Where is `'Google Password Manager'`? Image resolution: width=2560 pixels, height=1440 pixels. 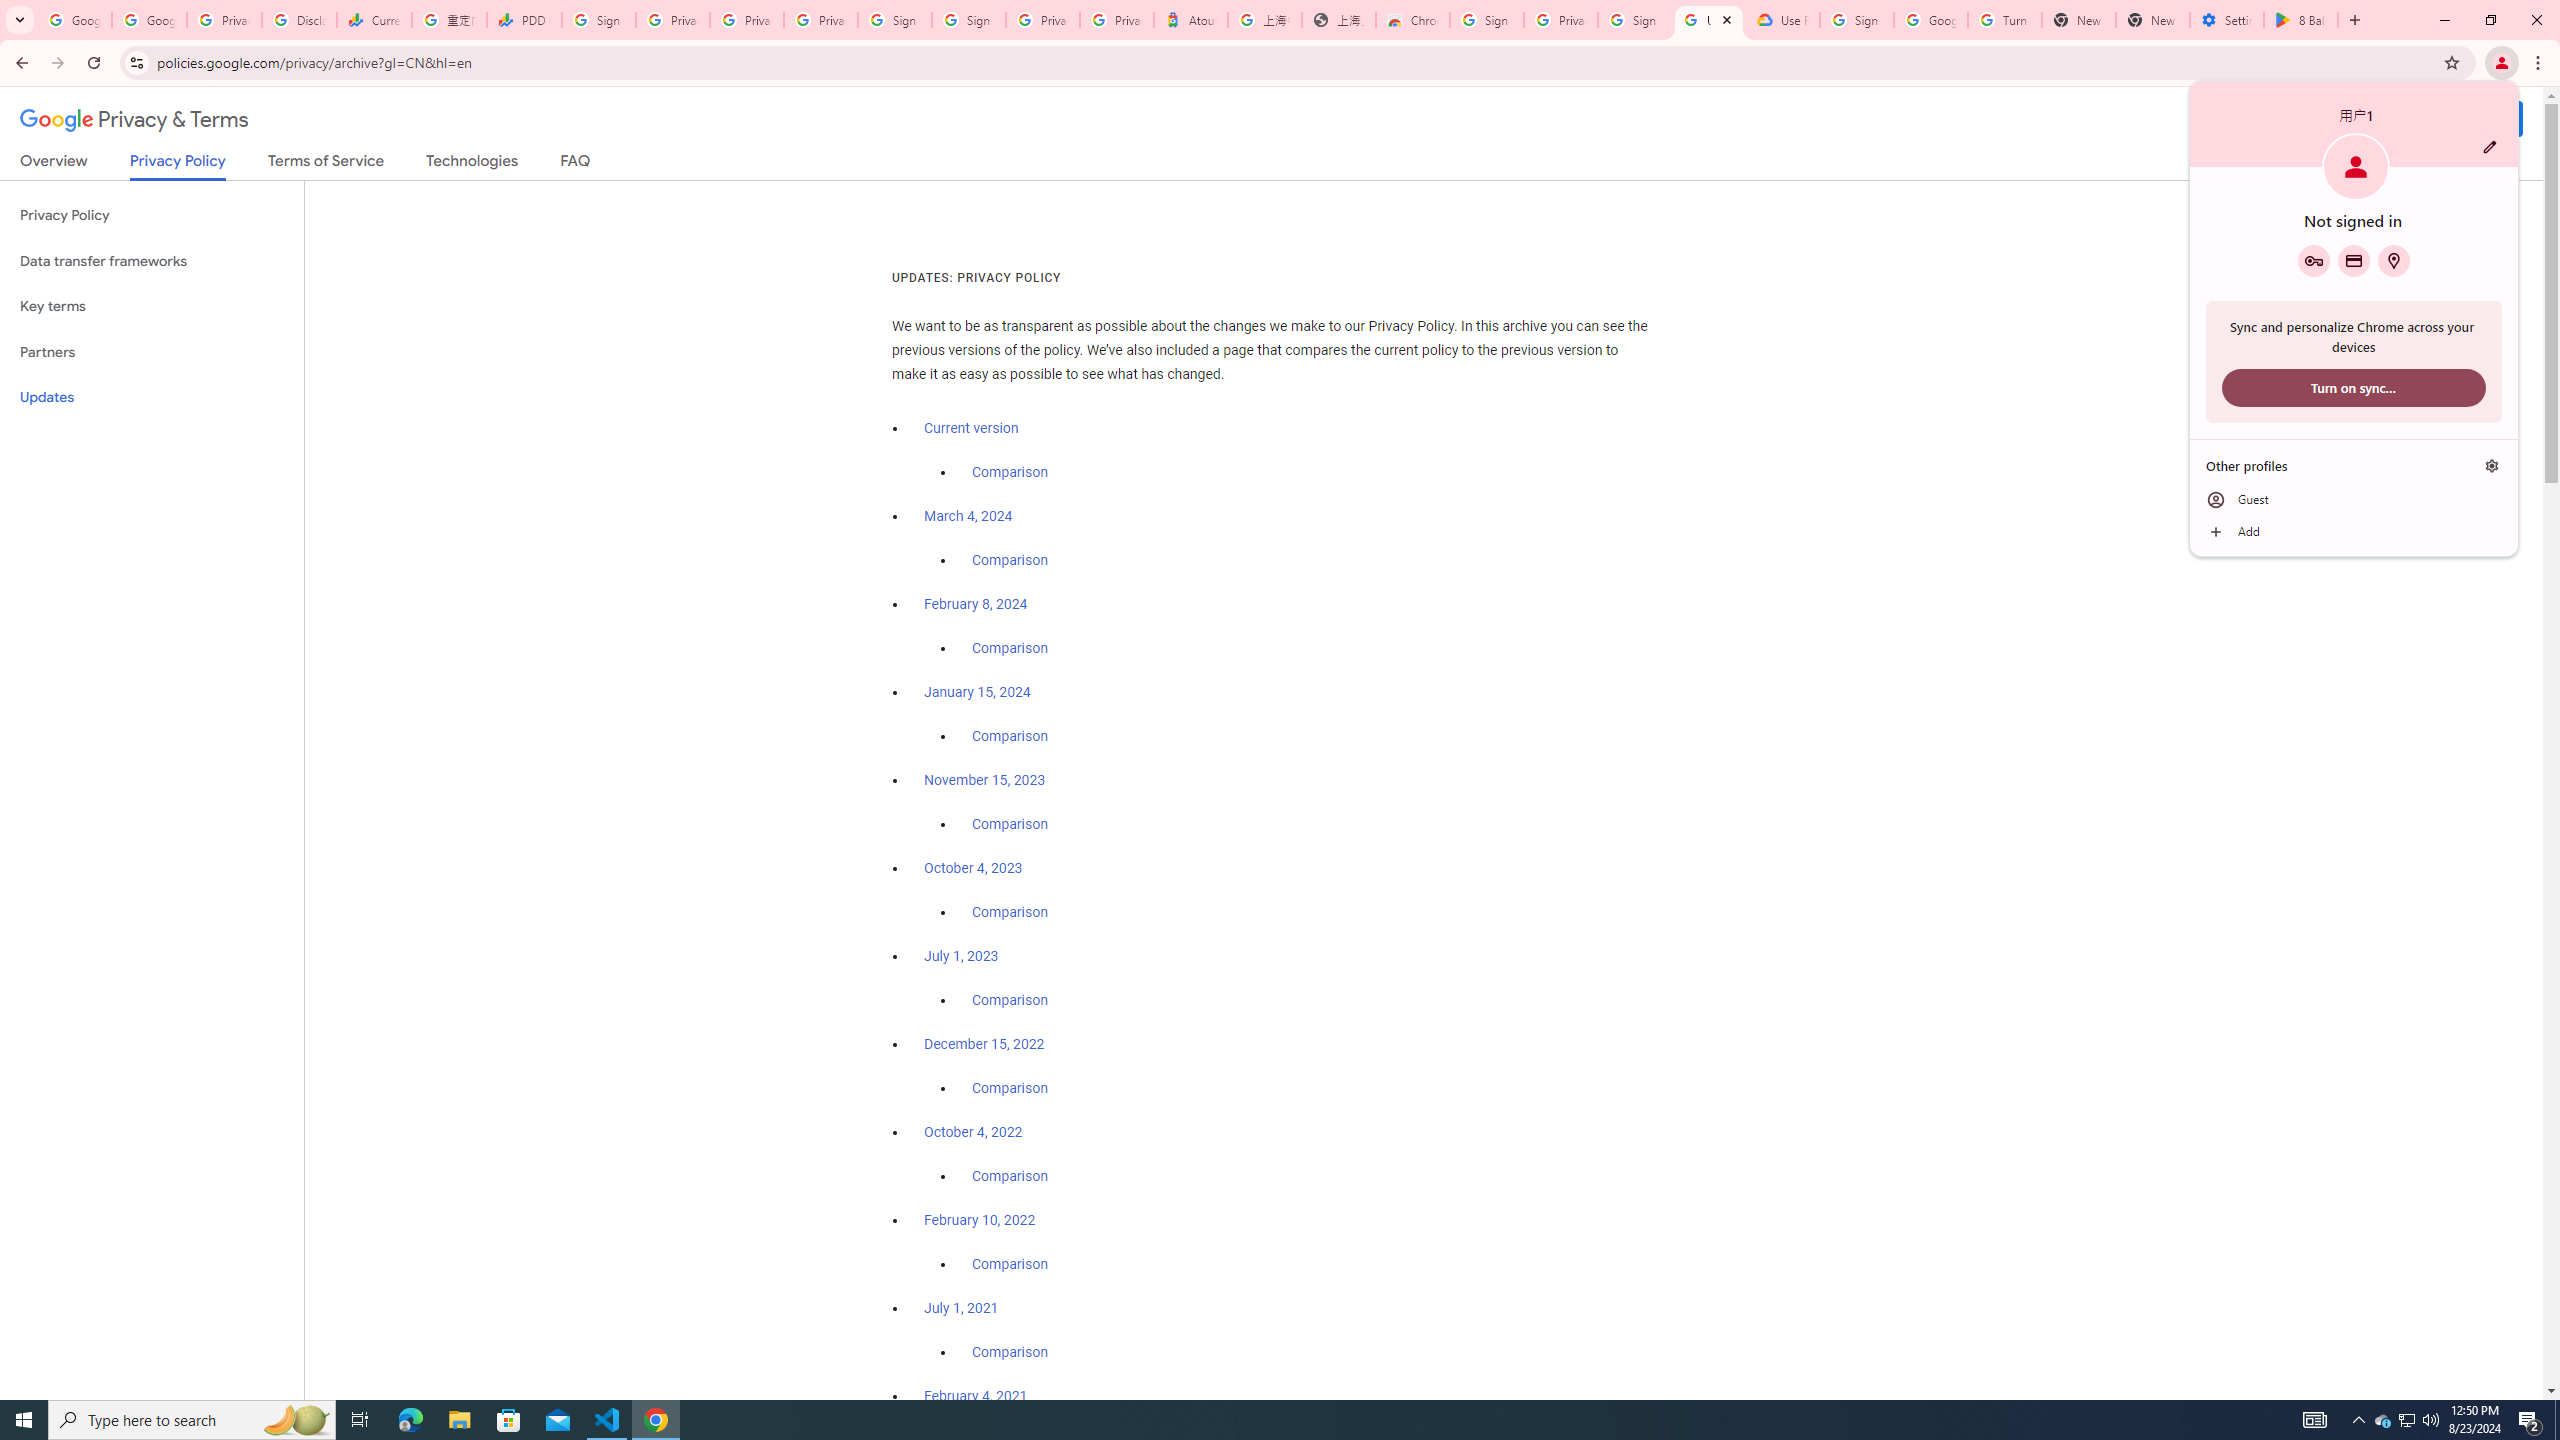 'Google Password Manager' is located at coordinates (2314, 260).